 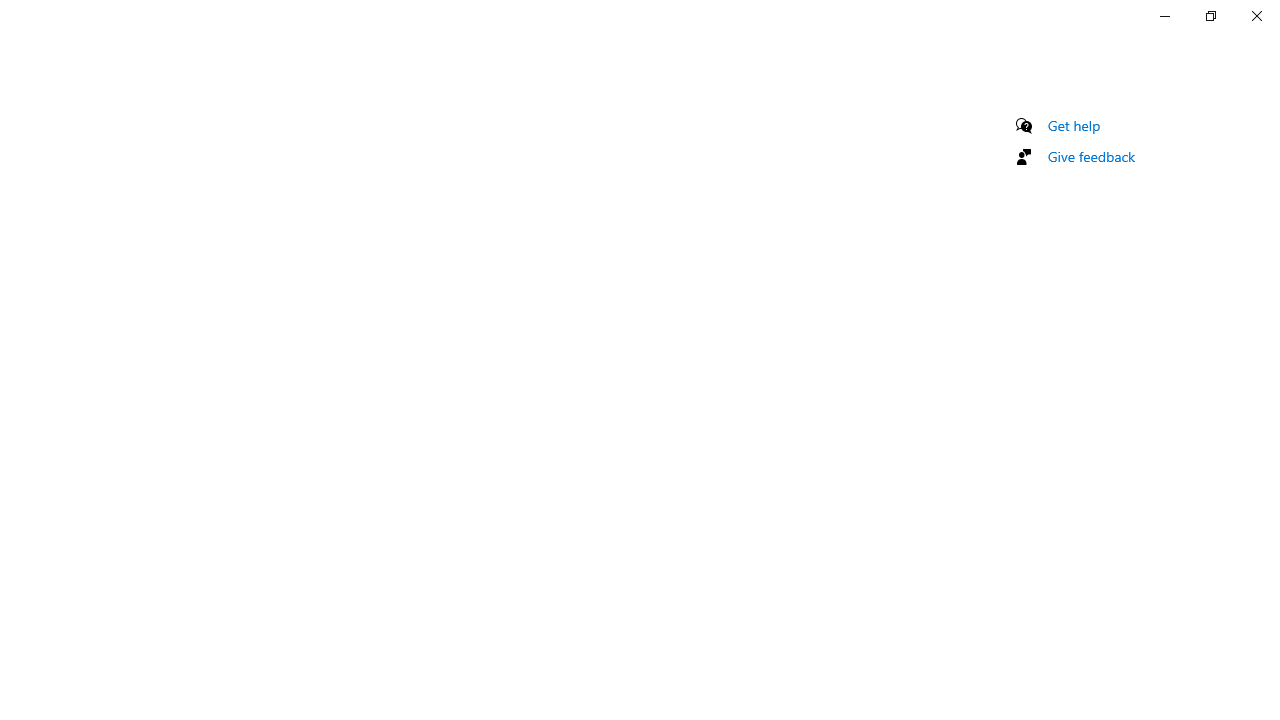 What do you see at coordinates (1164, 15) in the screenshot?
I see `'Minimize Settings'` at bounding box center [1164, 15].